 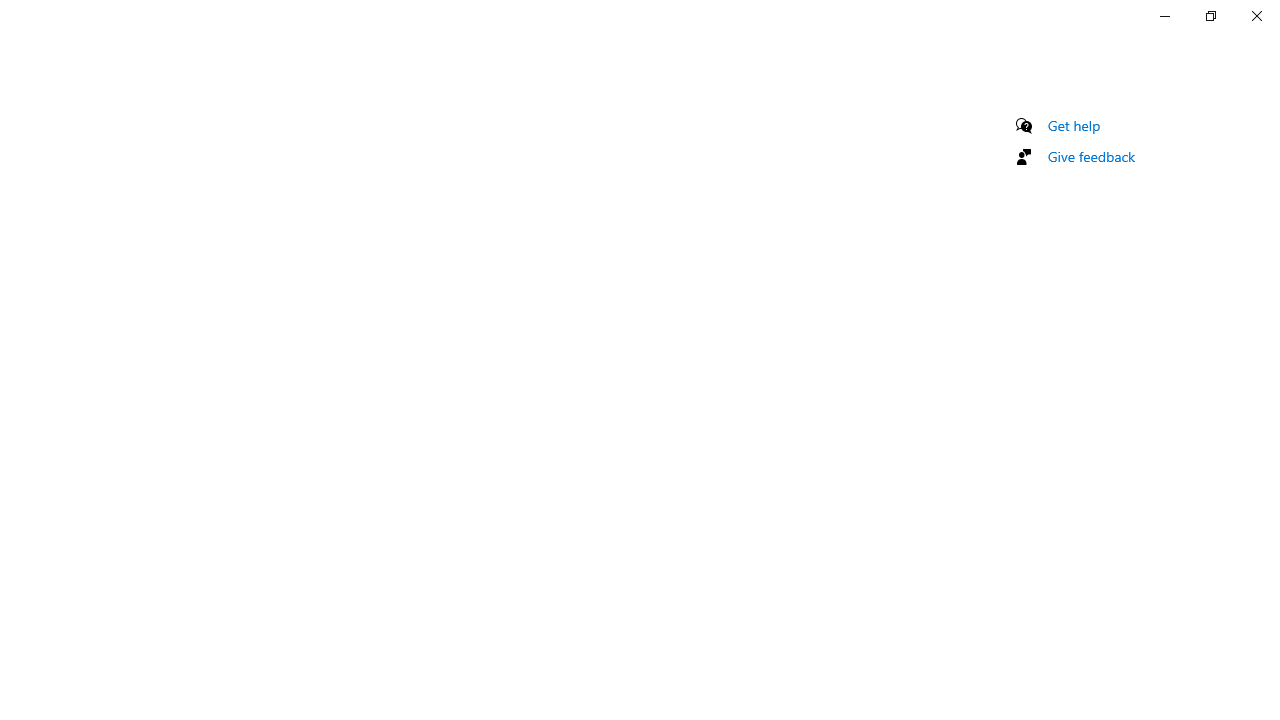 What do you see at coordinates (1164, 15) in the screenshot?
I see `'Minimize Settings'` at bounding box center [1164, 15].